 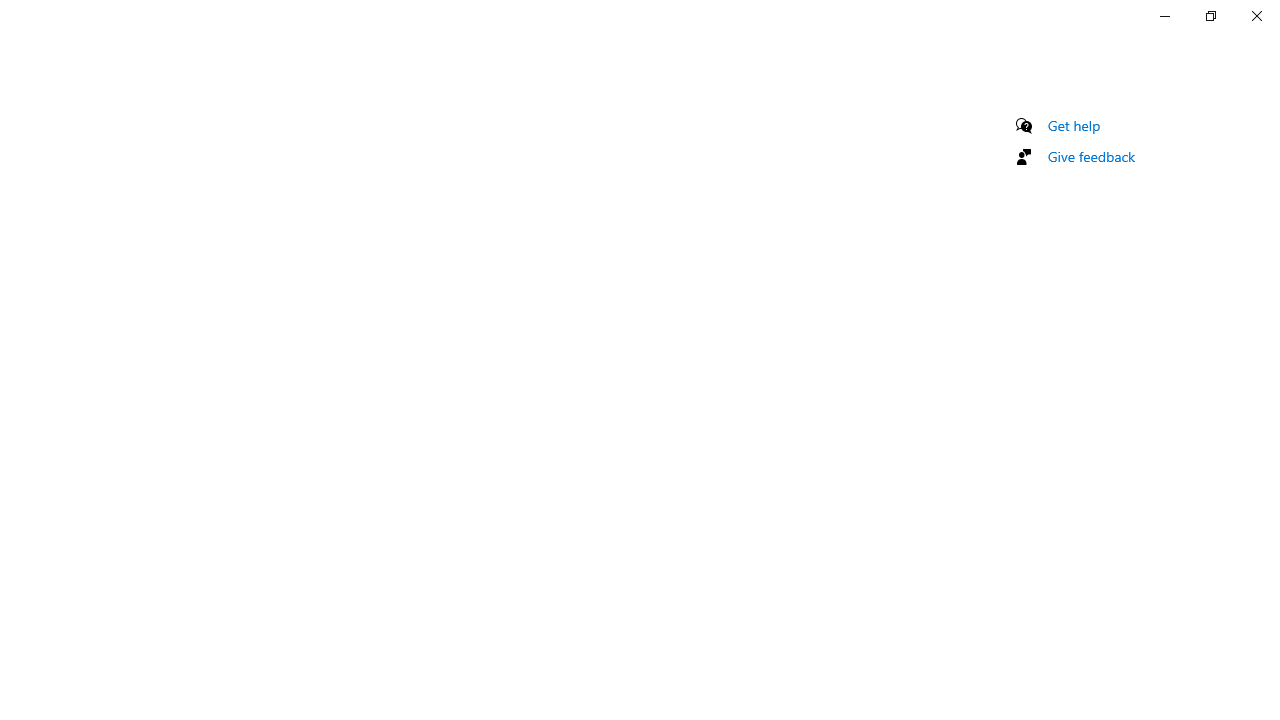 What do you see at coordinates (1164, 15) in the screenshot?
I see `'Minimize Settings'` at bounding box center [1164, 15].